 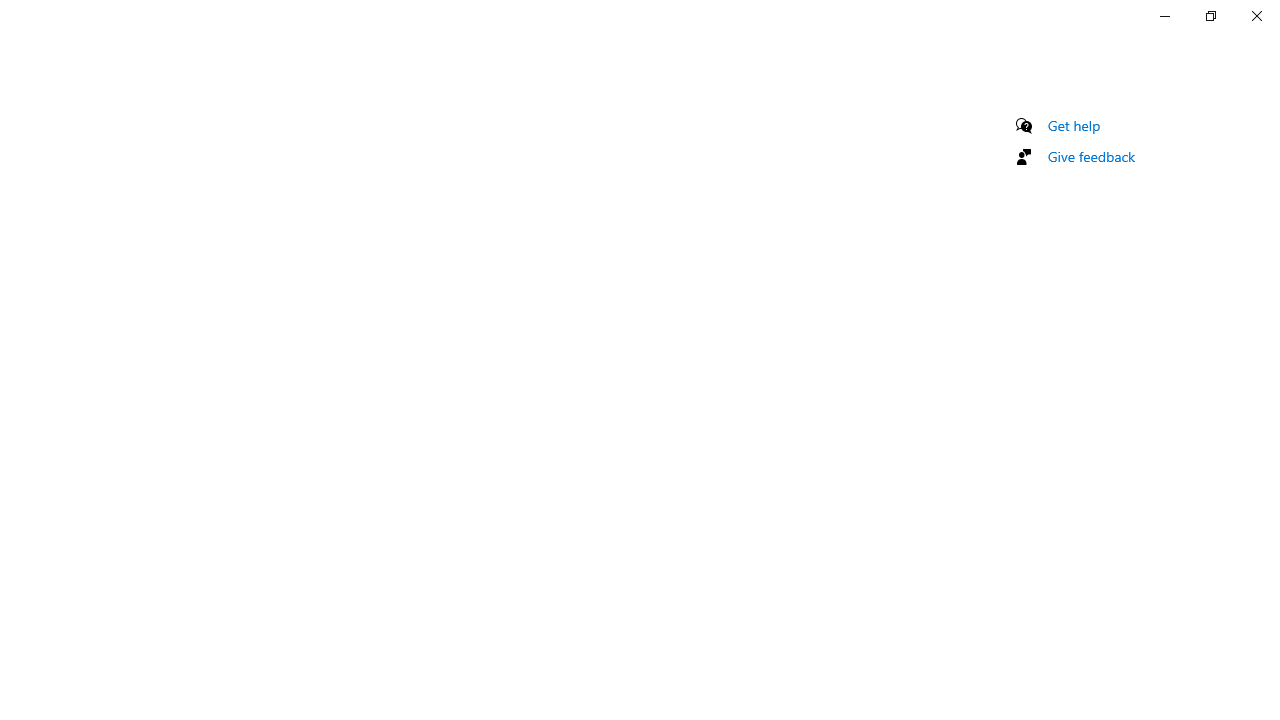 What do you see at coordinates (1164, 15) in the screenshot?
I see `'Minimize Settings'` at bounding box center [1164, 15].